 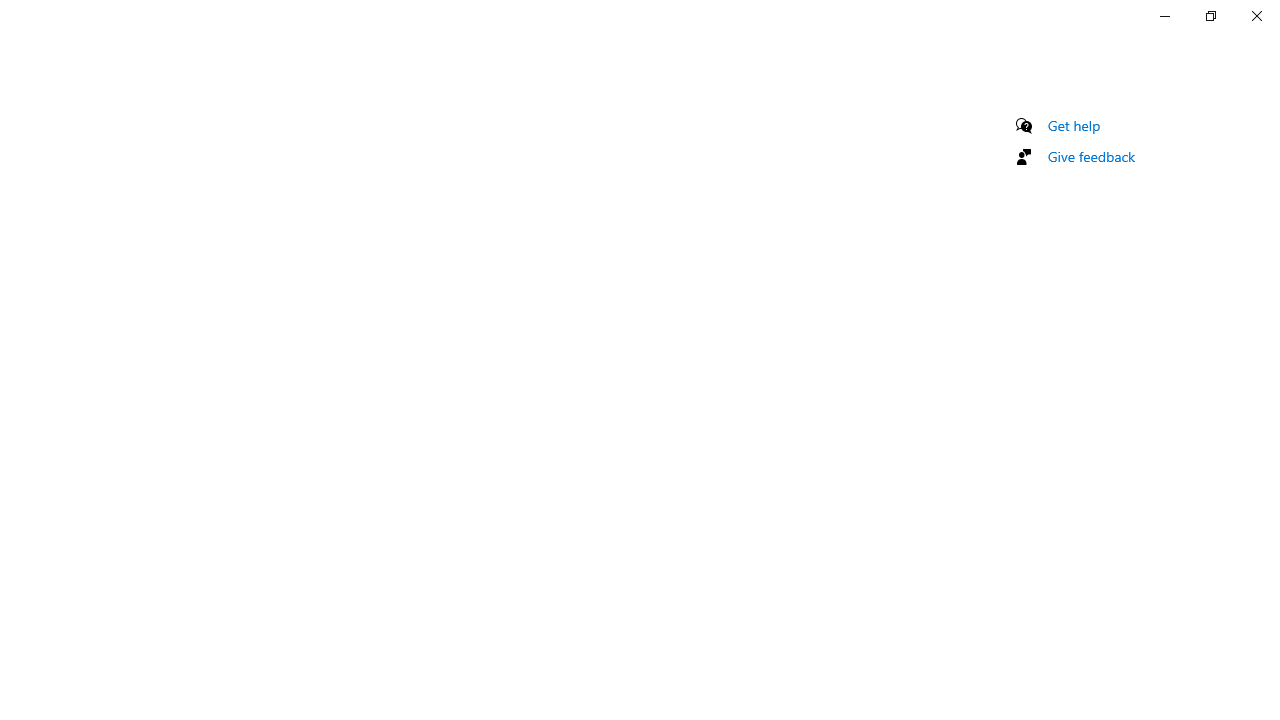 What do you see at coordinates (1164, 15) in the screenshot?
I see `'Minimize Settings'` at bounding box center [1164, 15].